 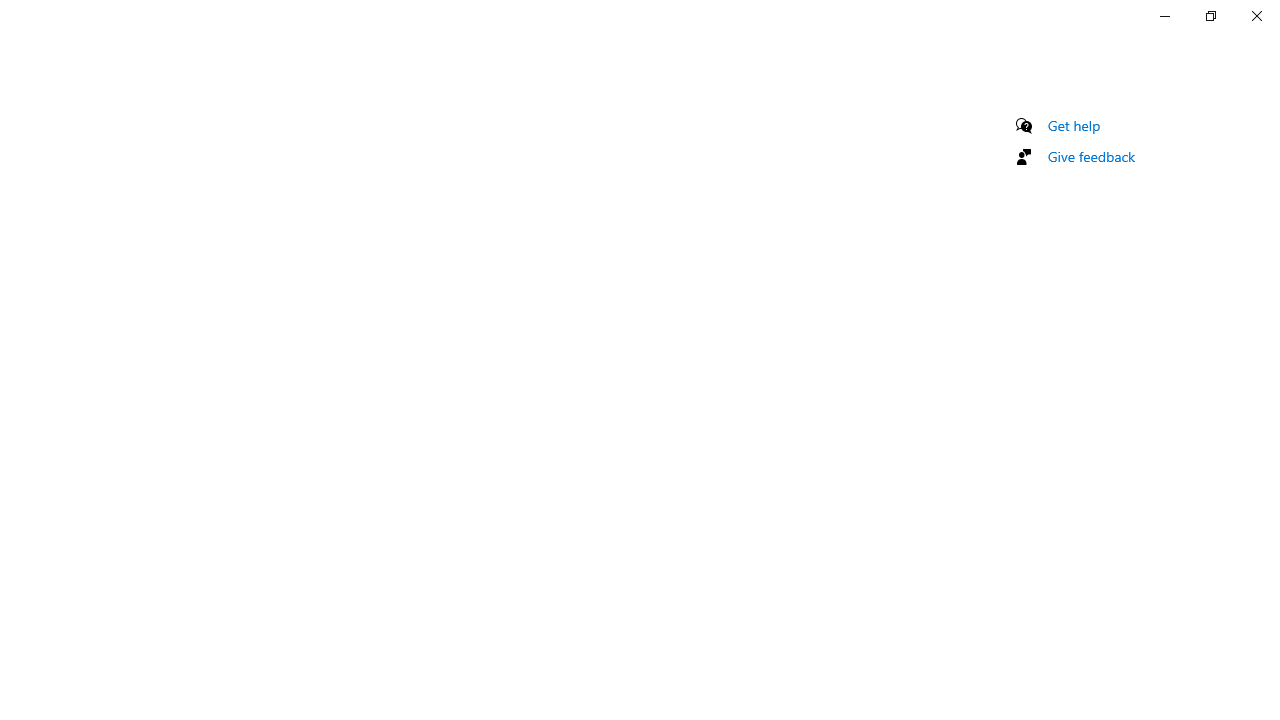 What do you see at coordinates (1164, 15) in the screenshot?
I see `'Minimize Settings'` at bounding box center [1164, 15].